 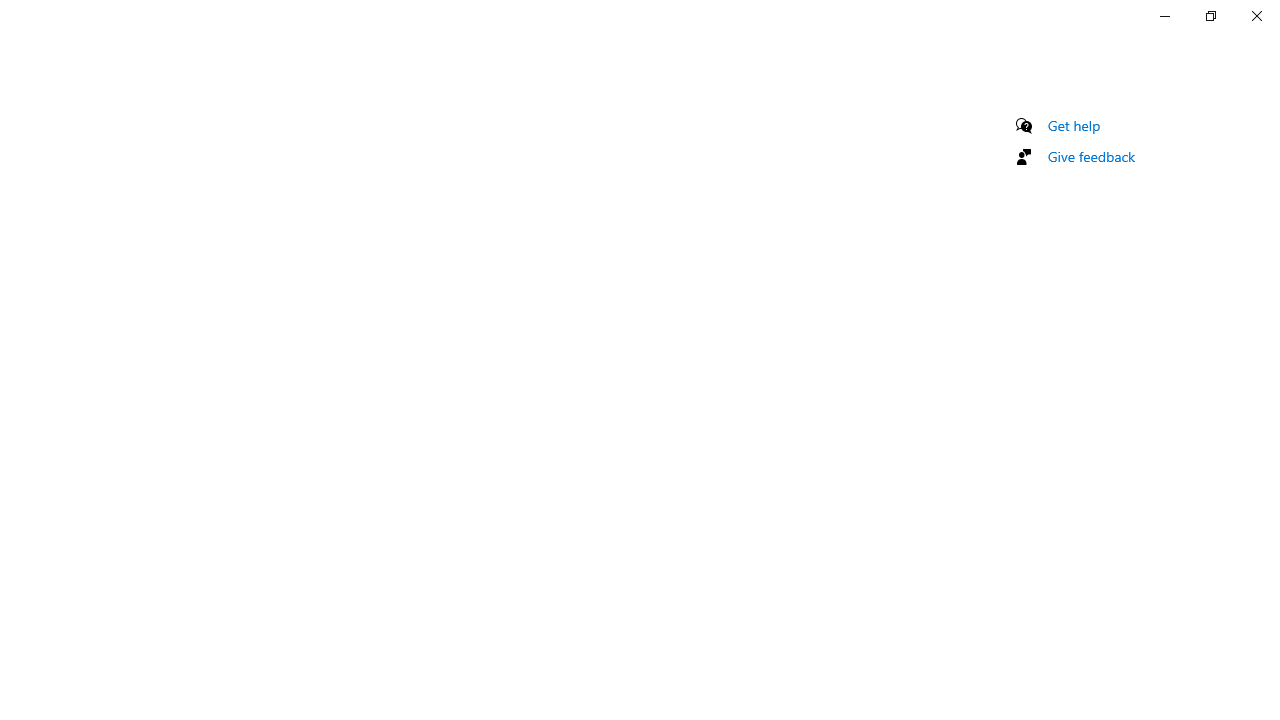 What do you see at coordinates (1164, 15) in the screenshot?
I see `'Minimize Settings'` at bounding box center [1164, 15].